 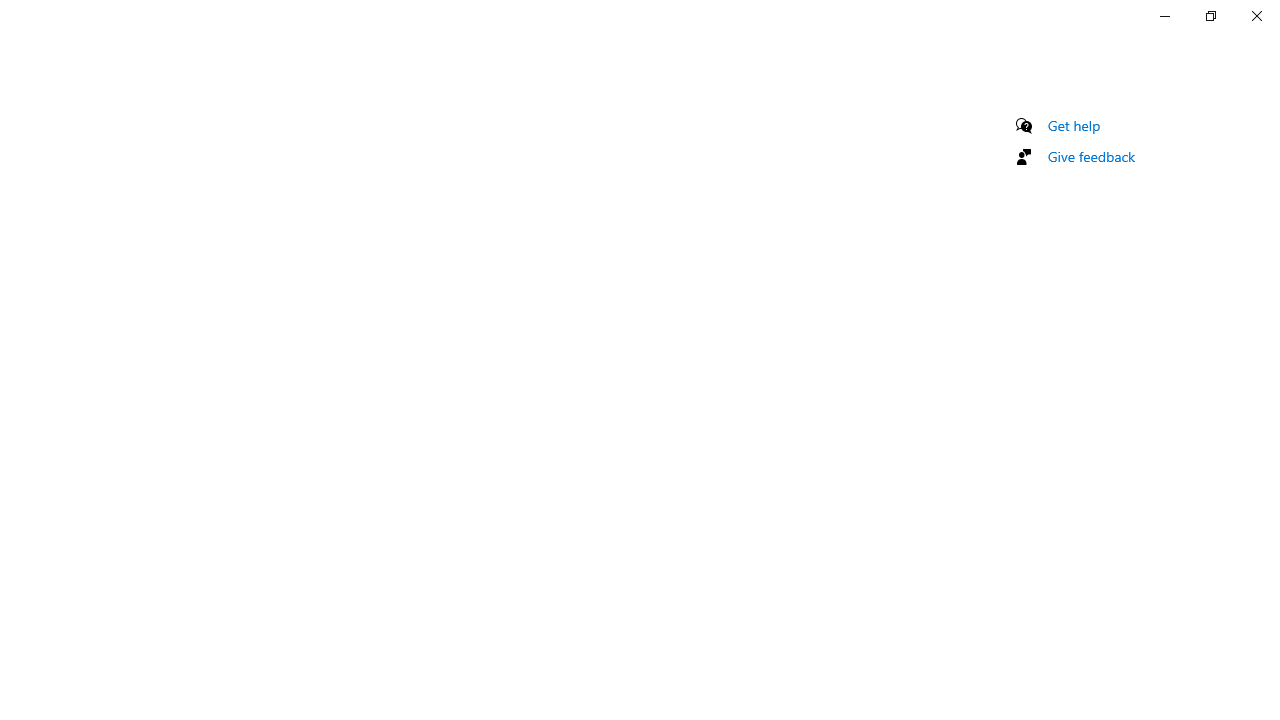 What do you see at coordinates (1164, 15) in the screenshot?
I see `'Minimize Settings'` at bounding box center [1164, 15].